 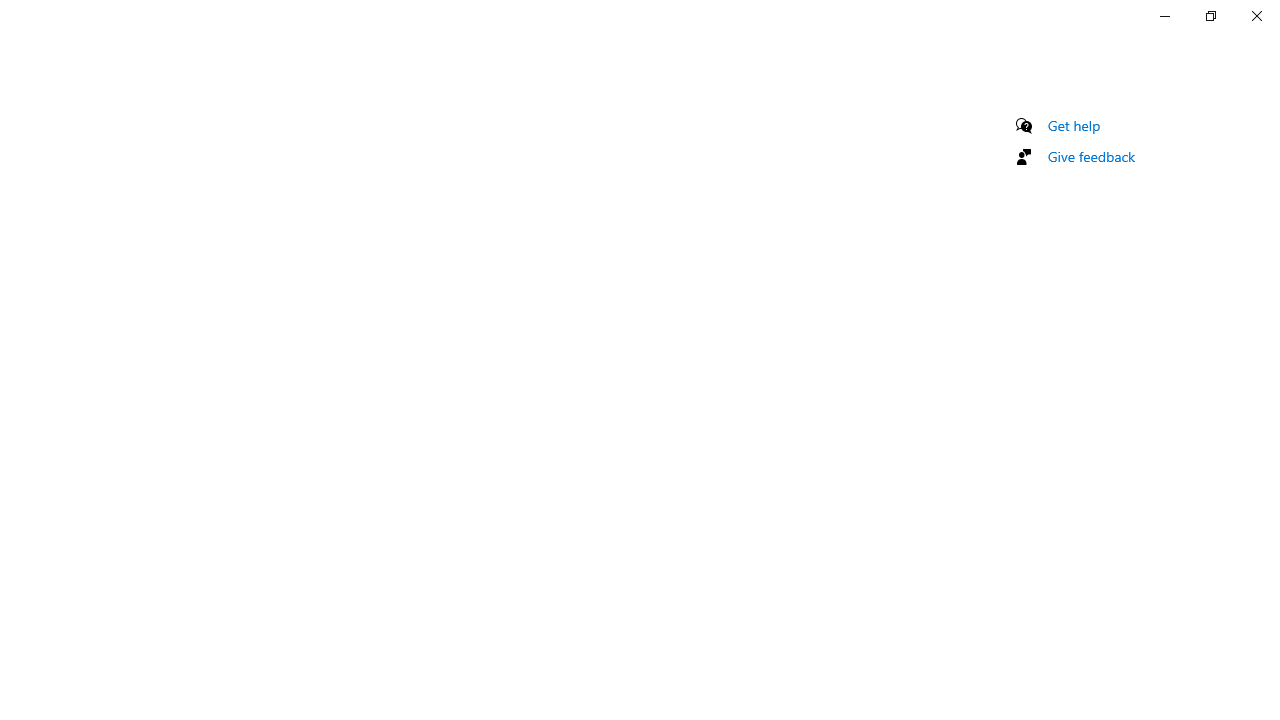 What do you see at coordinates (1164, 15) in the screenshot?
I see `'Minimize Settings'` at bounding box center [1164, 15].